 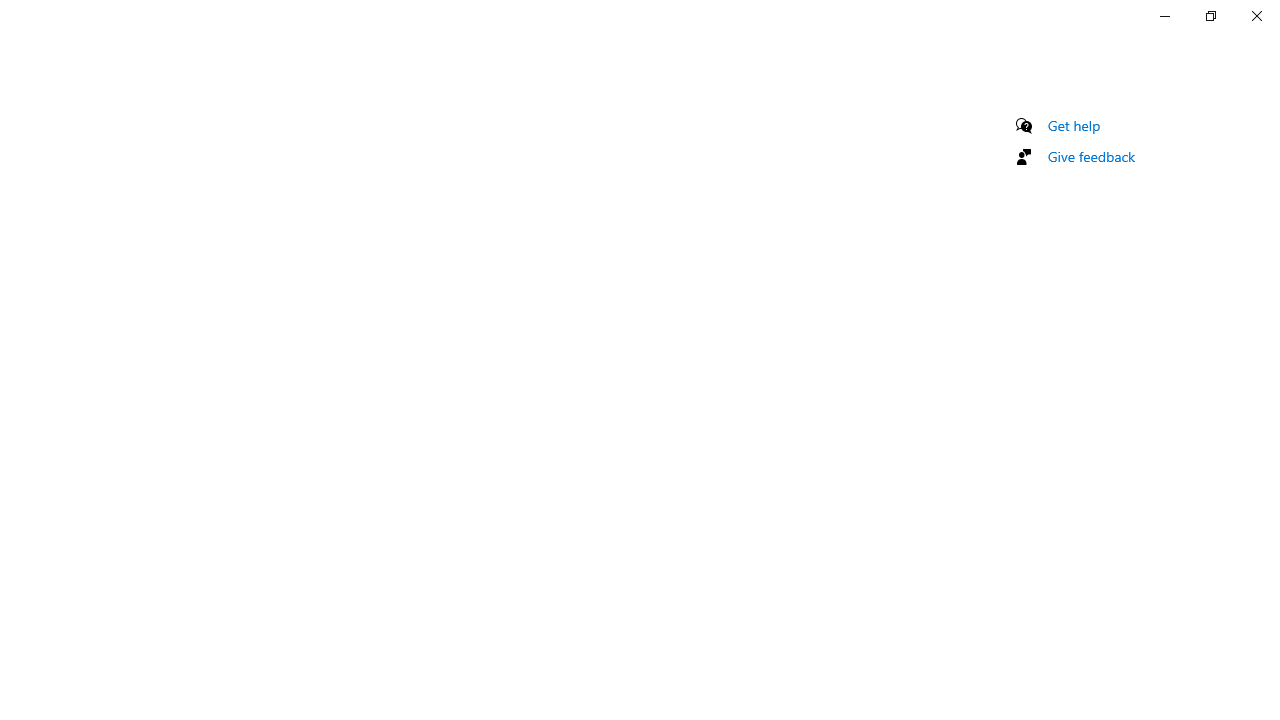 What do you see at coordinates (1164, 15) in the screenshot?
I see `'Minimize Settings'` at bounding box center [1164, 15].